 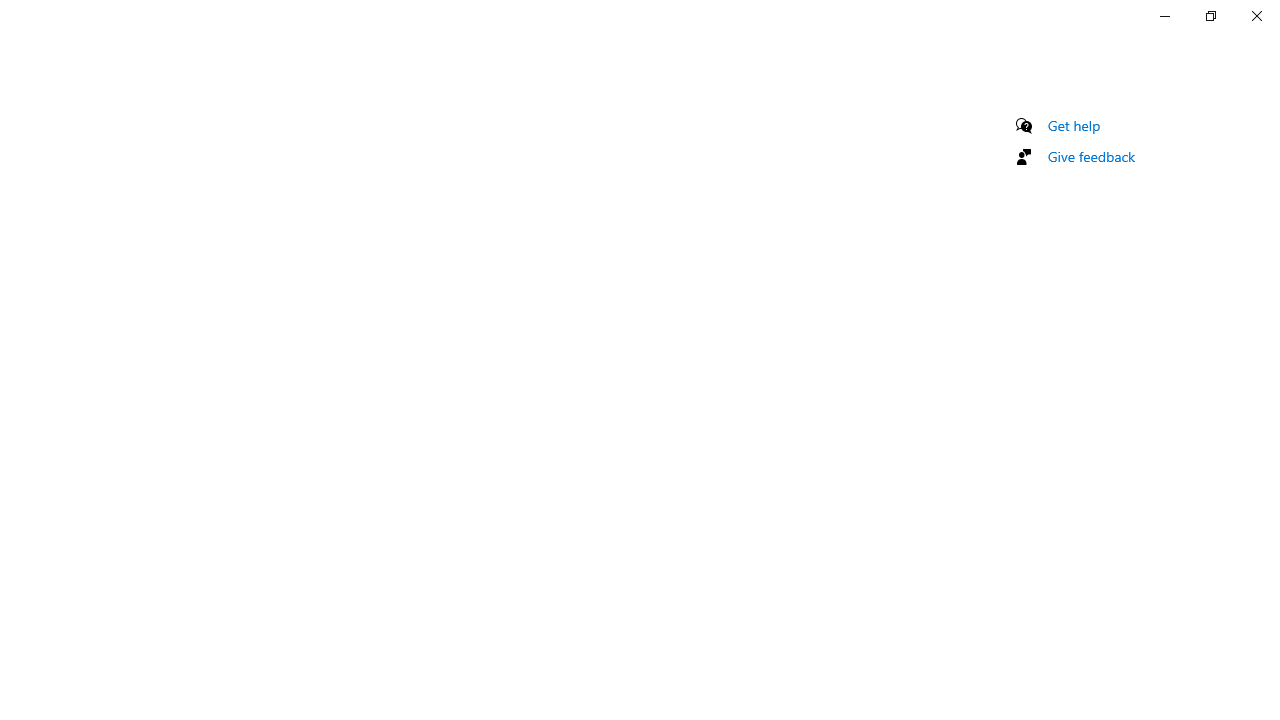 What do you see at coordinates (1164, 15) in the screenshot?
I see `'Minimize Settings'` at bounding box center [1164, 15].